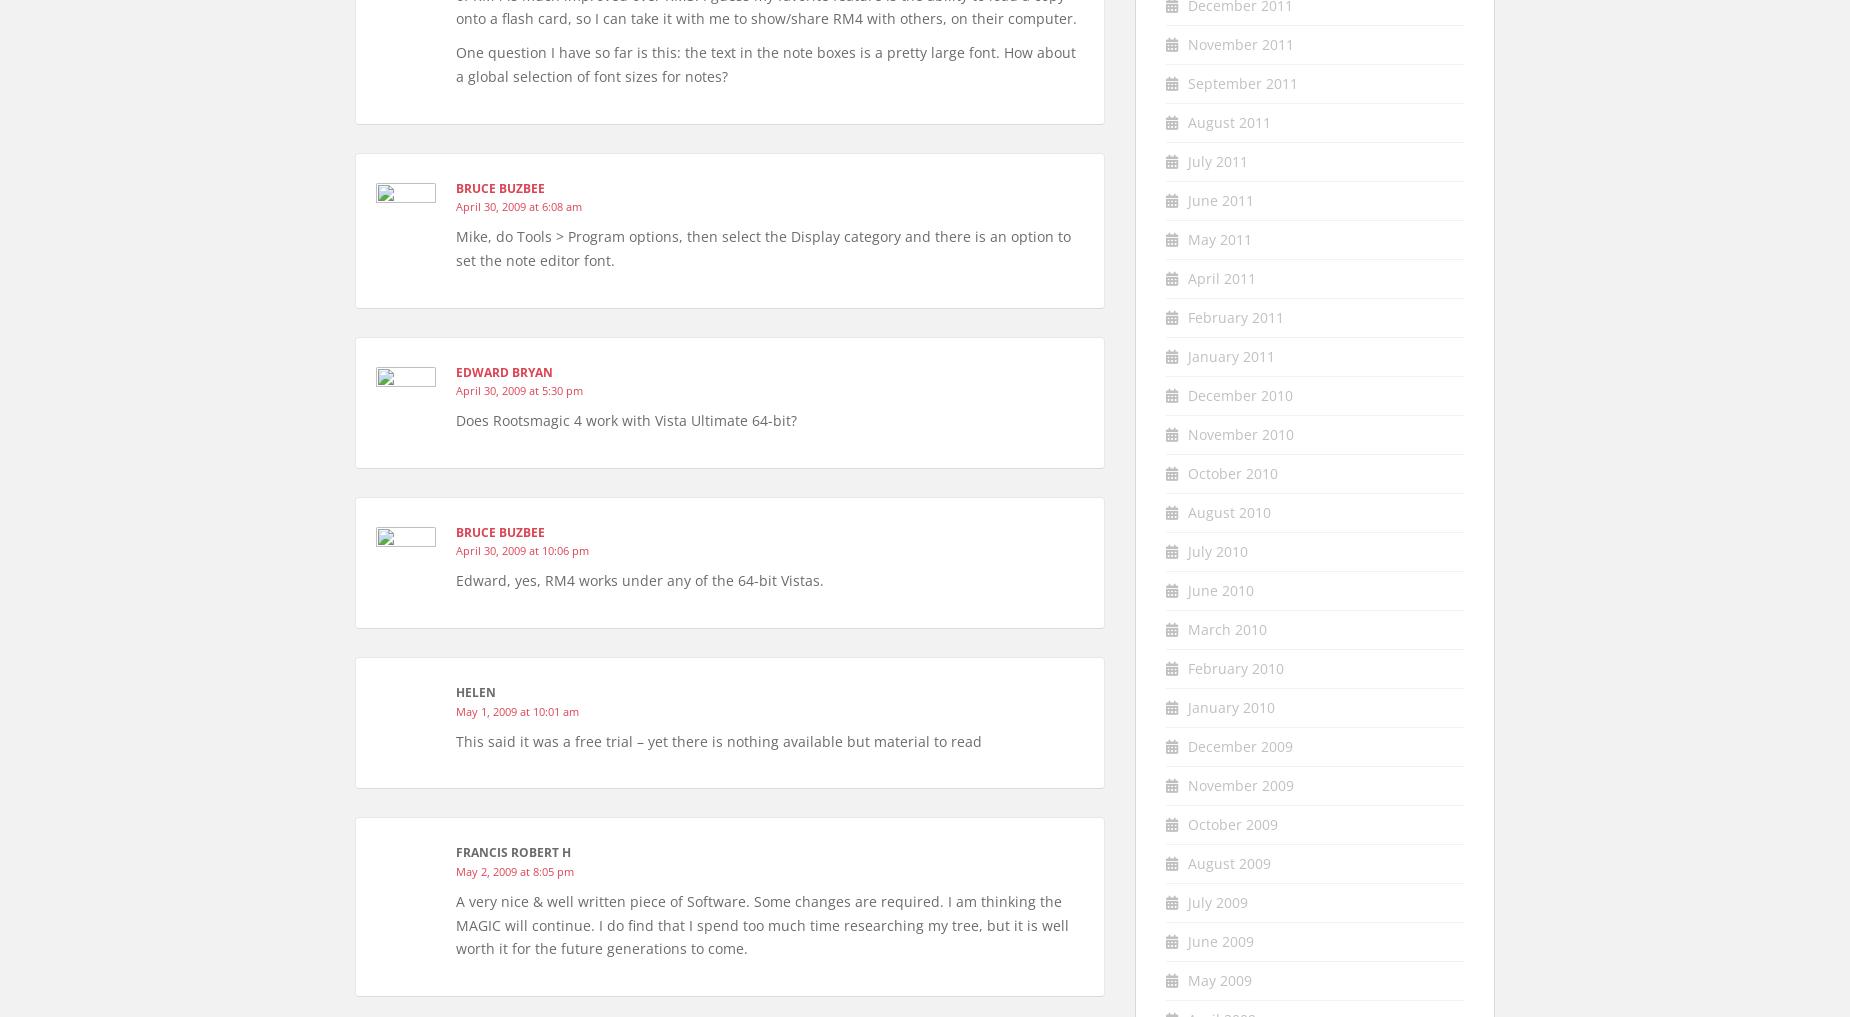 This screenshot has width=1850, height=1017. What do you see at coordinates (718, 740) in the screenshot?
I see `'This said it was a free trial – yet there is nothing available but material to read'` at bounding box center [718, 740].